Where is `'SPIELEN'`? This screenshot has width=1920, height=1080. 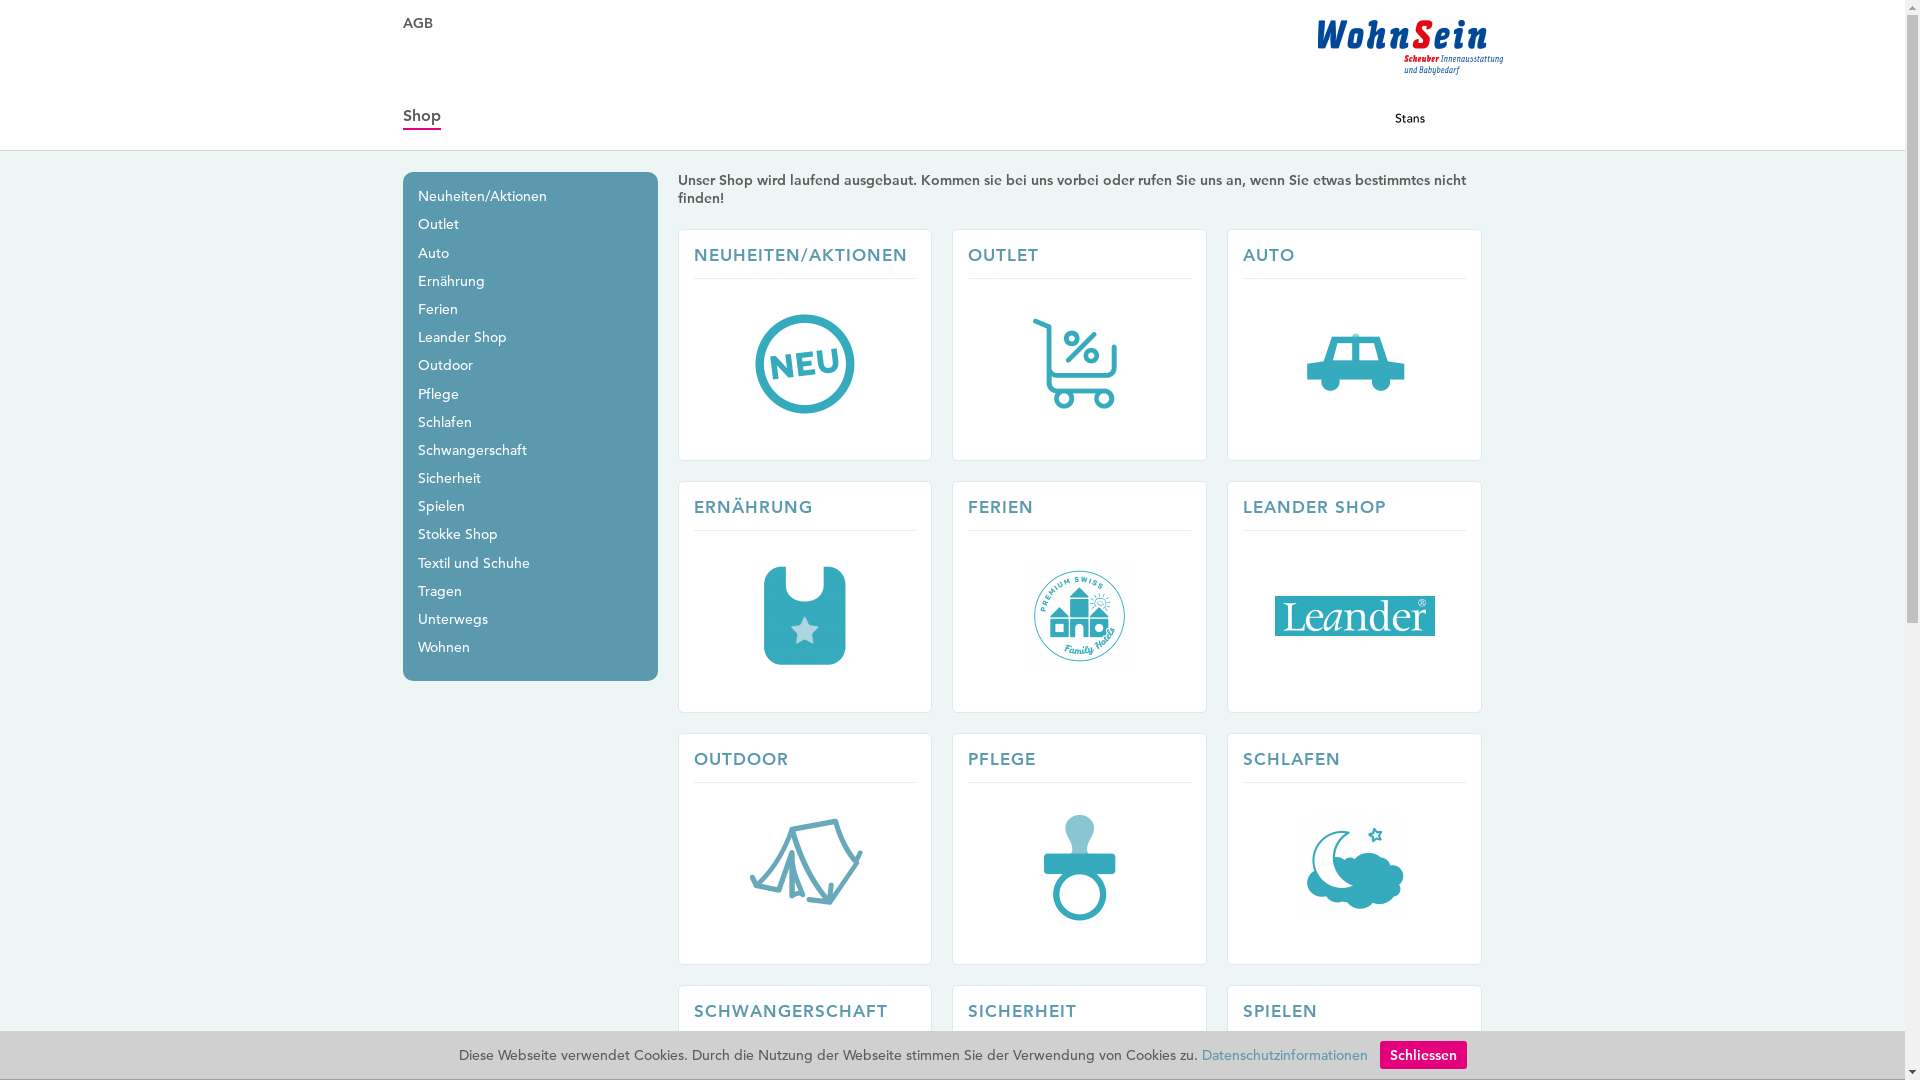
'SPIELEN' is located at coordinates (1280, 1010).